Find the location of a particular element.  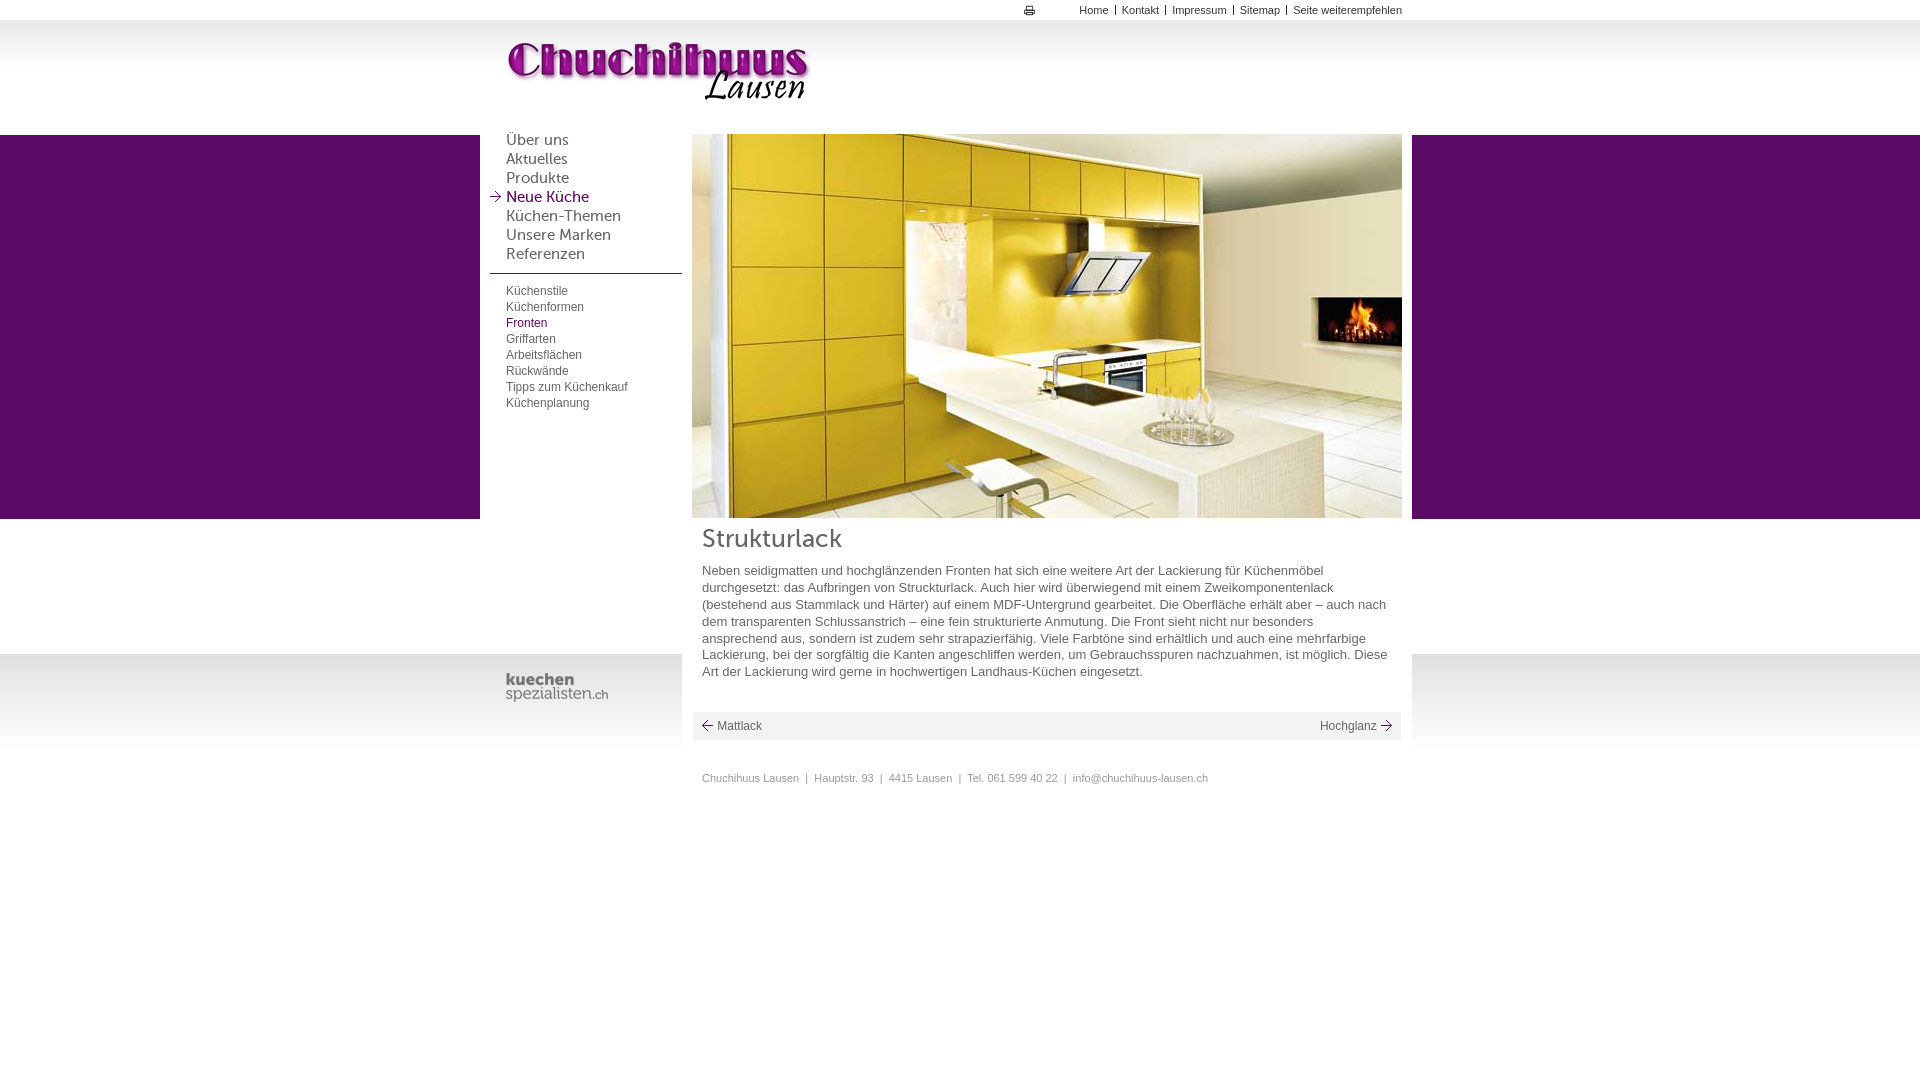

'Seite weiterempfehlen' is located at coordinates (1292, 10).